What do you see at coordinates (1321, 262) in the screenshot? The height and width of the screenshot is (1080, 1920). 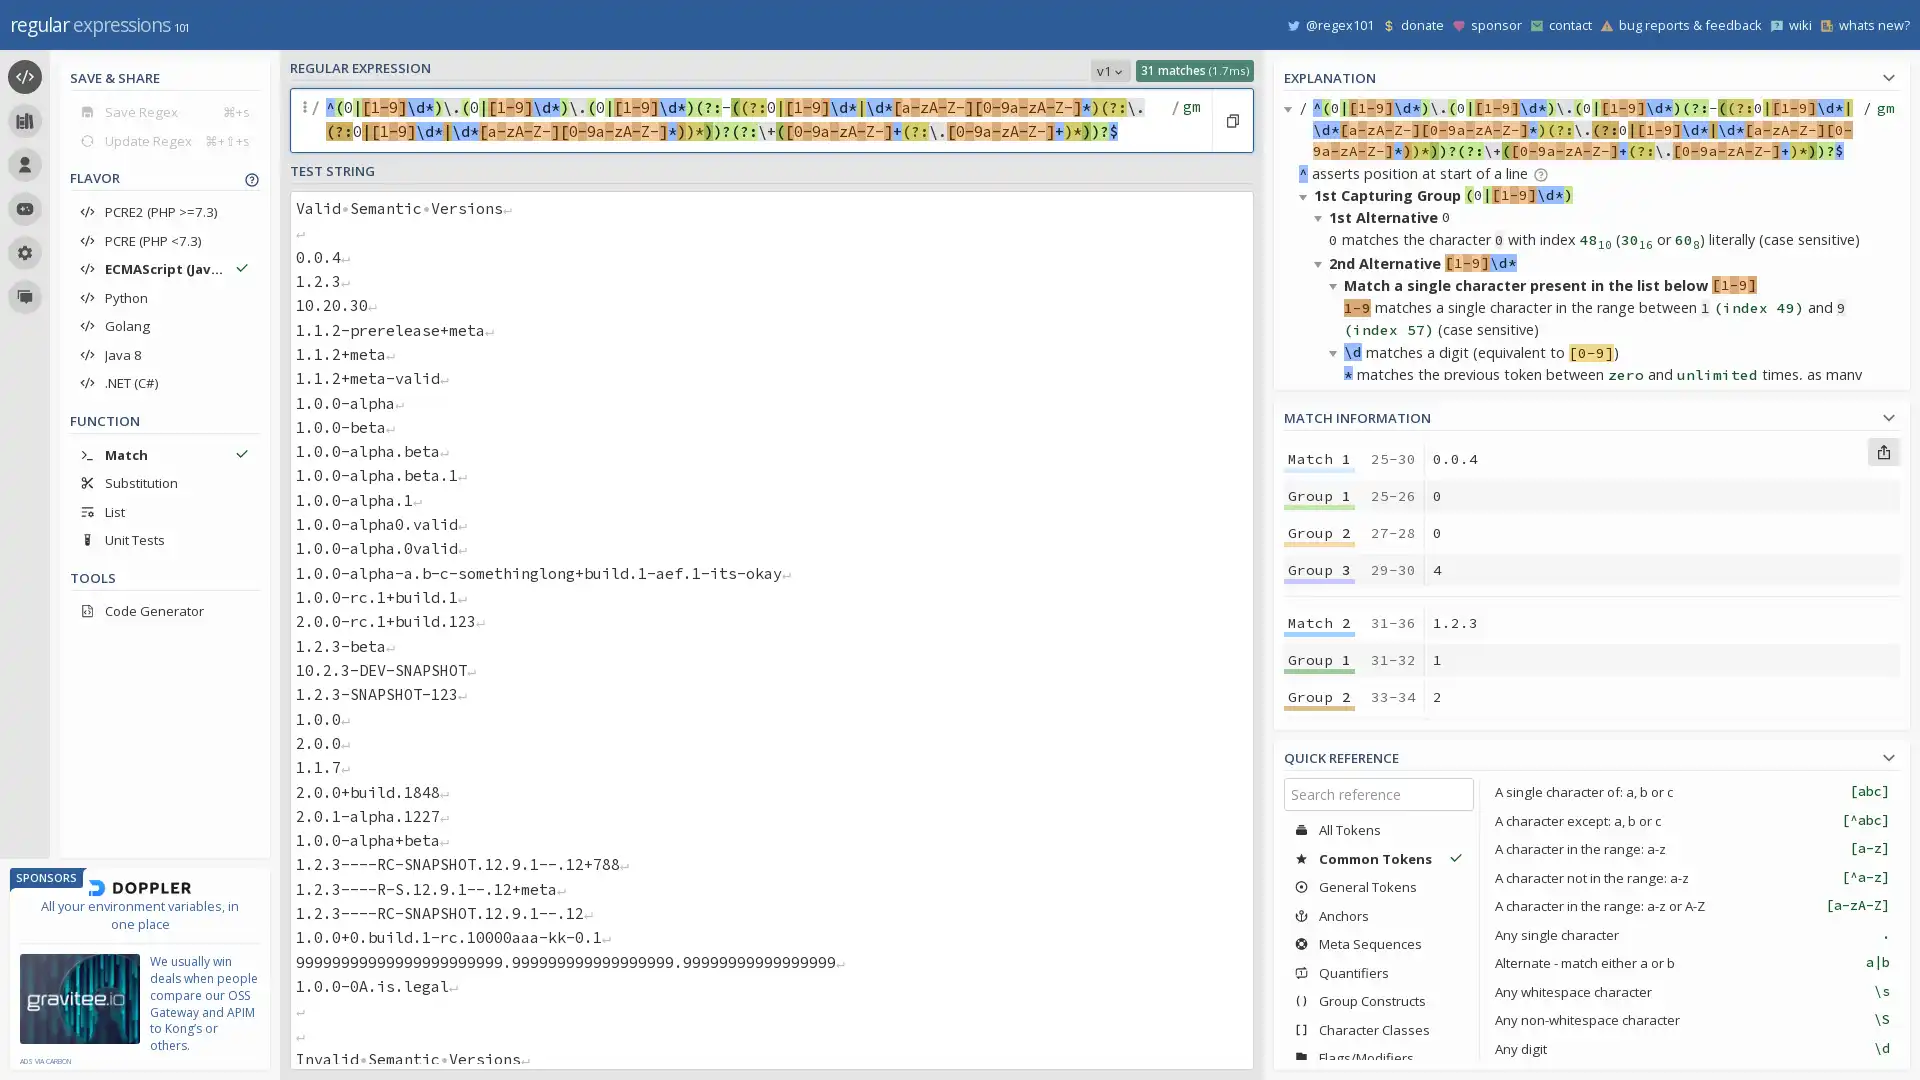 I see `Collapse Subtree` at bounding box center [1321, 262].